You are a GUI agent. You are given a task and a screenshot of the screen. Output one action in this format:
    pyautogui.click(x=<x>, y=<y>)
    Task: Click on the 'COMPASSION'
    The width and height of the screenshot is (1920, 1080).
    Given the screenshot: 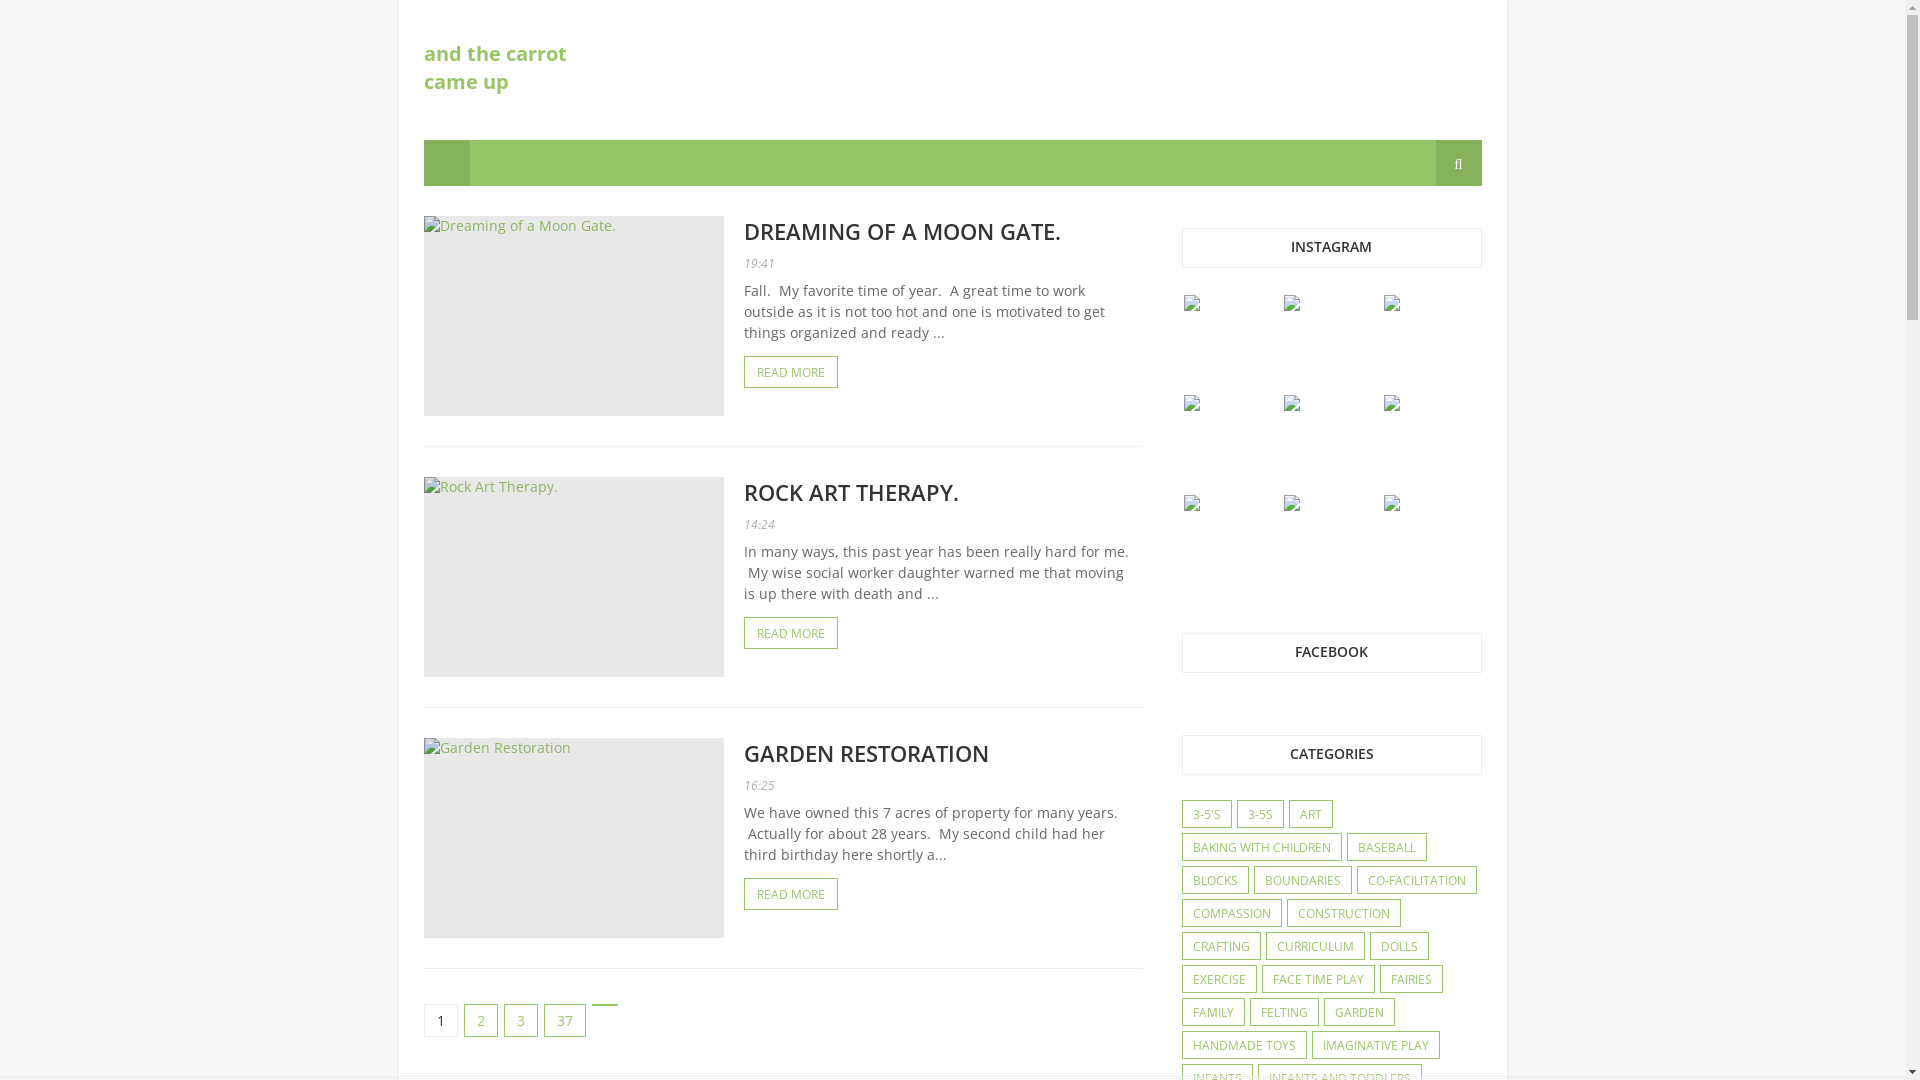 What is the action you would take?
    pyautogui.click(x=1229, y=914)
    